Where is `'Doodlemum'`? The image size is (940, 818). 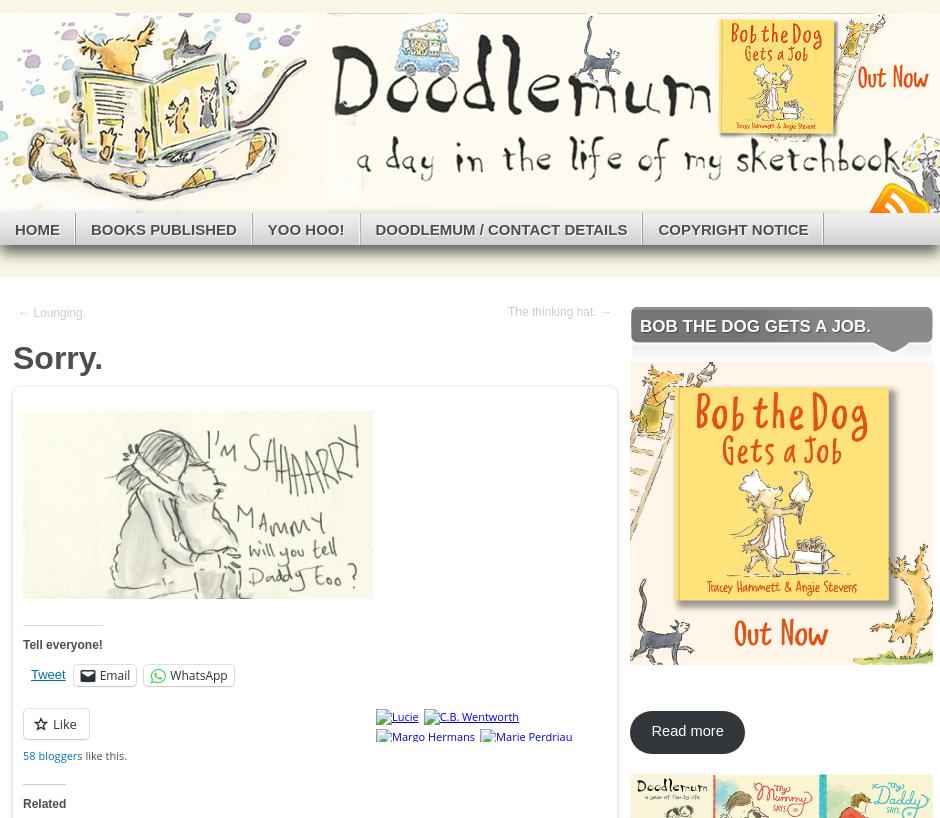
'Doodlemum' is located at coordinates (130, 94).